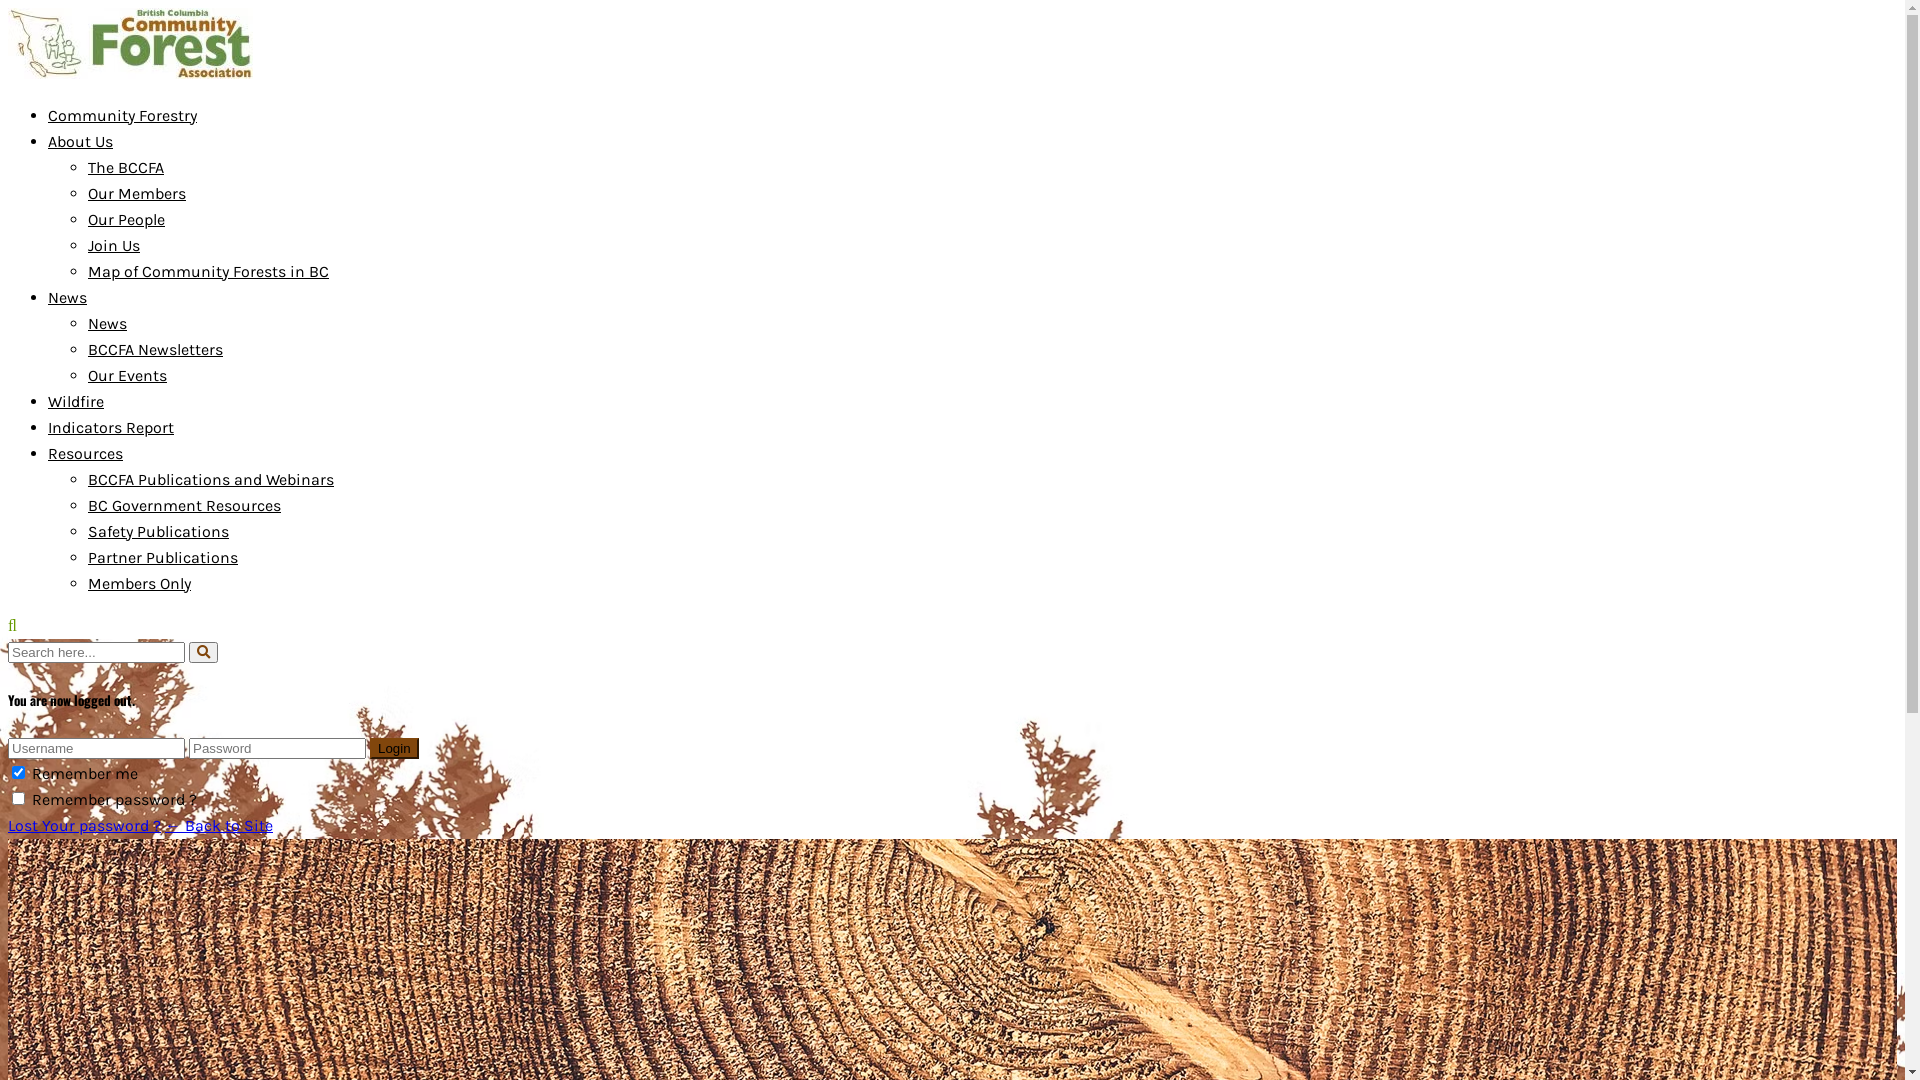 The image size is (1920, 1080). What do you see at coordinates (84, 453) in the screenshot?
I see `'Resources'` at bounding box center [84, 453].